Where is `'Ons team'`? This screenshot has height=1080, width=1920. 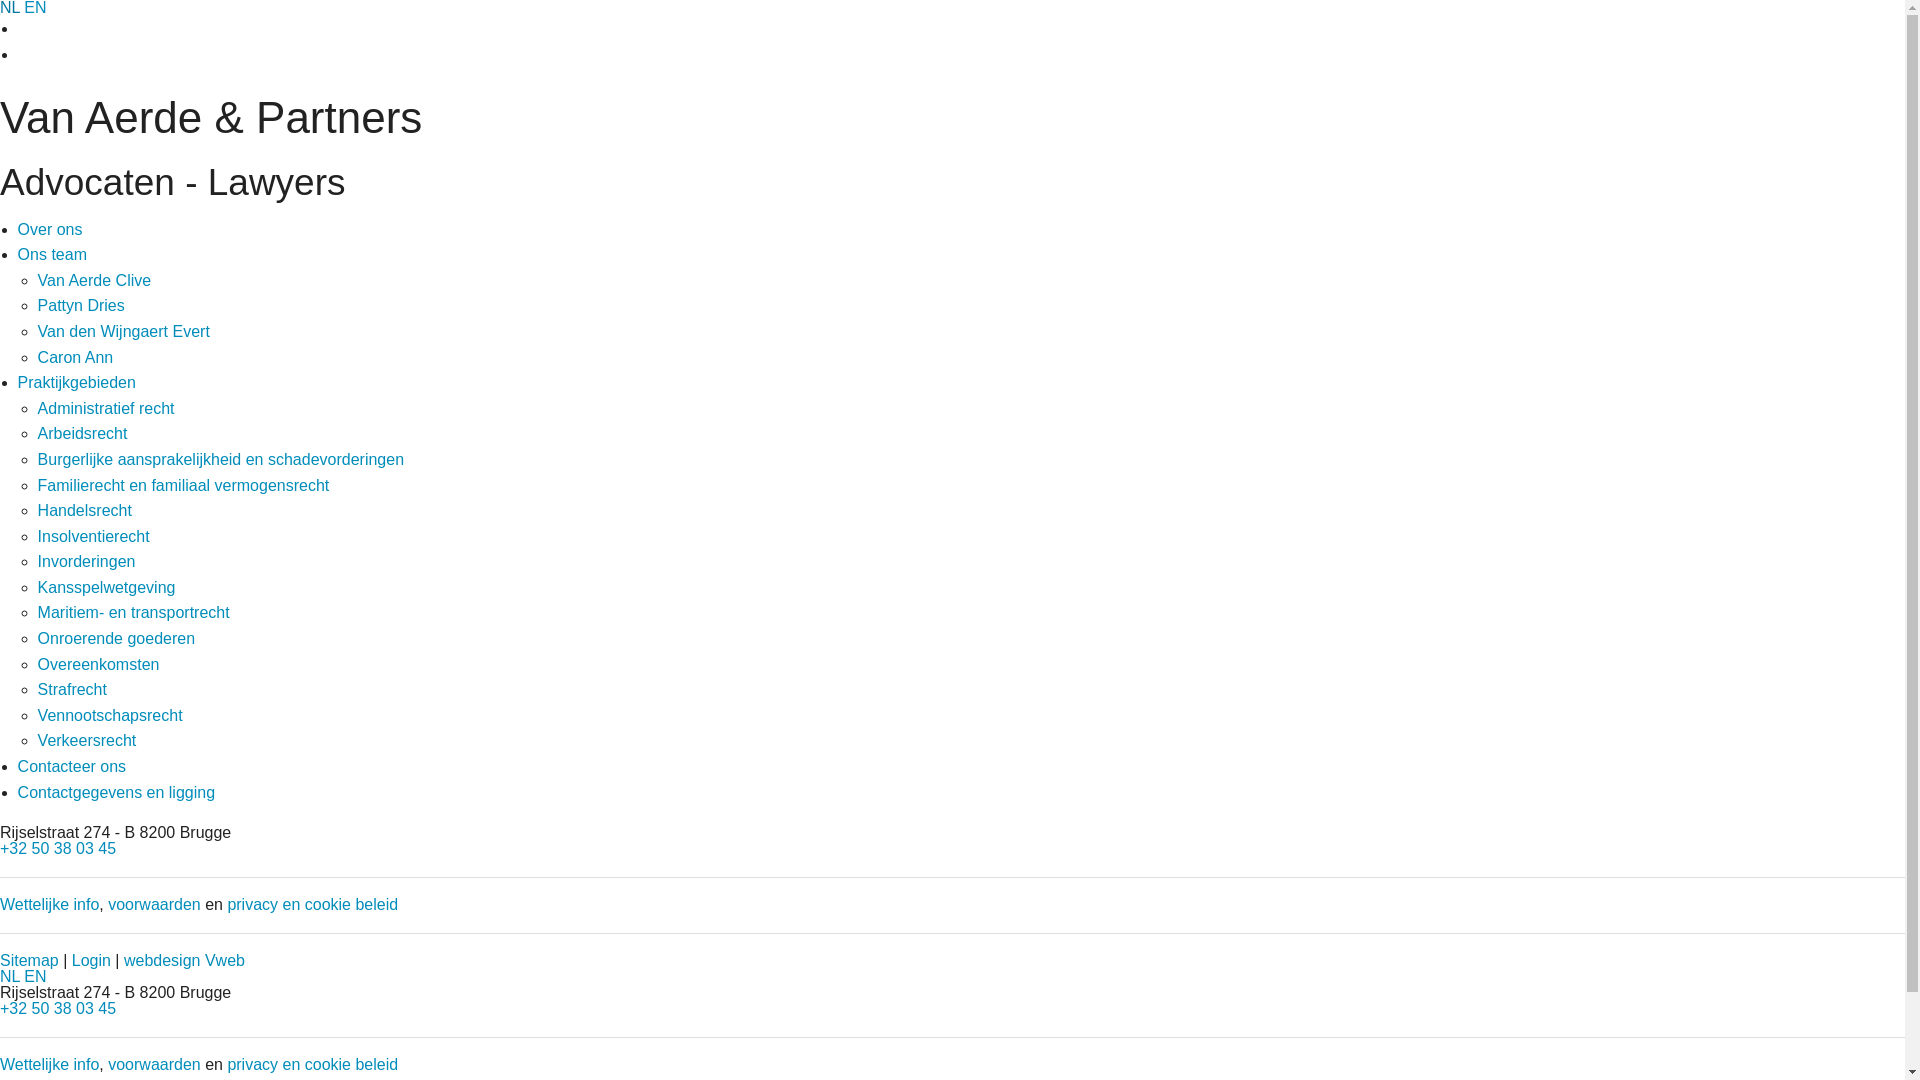
'Ons team' is located at coordinates (52, 253).